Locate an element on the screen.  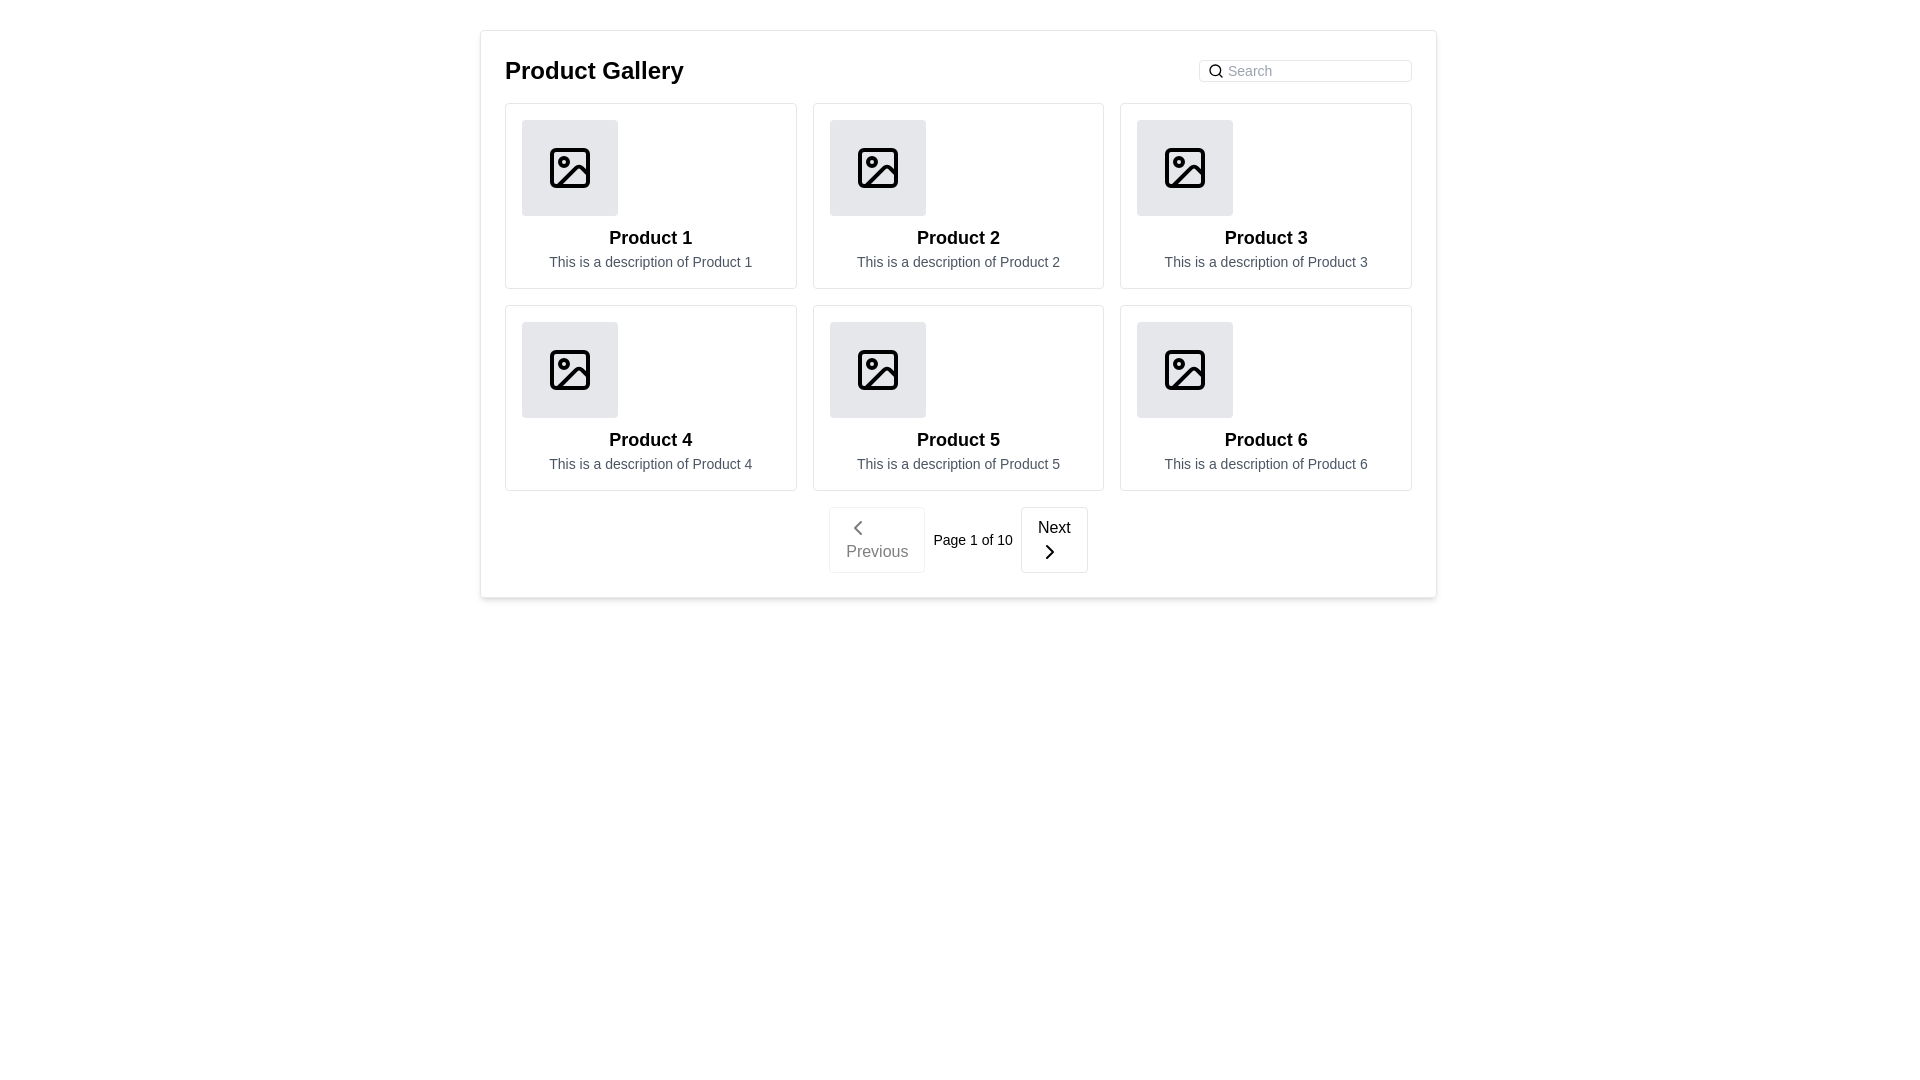
the product title text label located at the bottom center of its card layout, which displays the product's identifier or title is located at coordinates (650, 438).